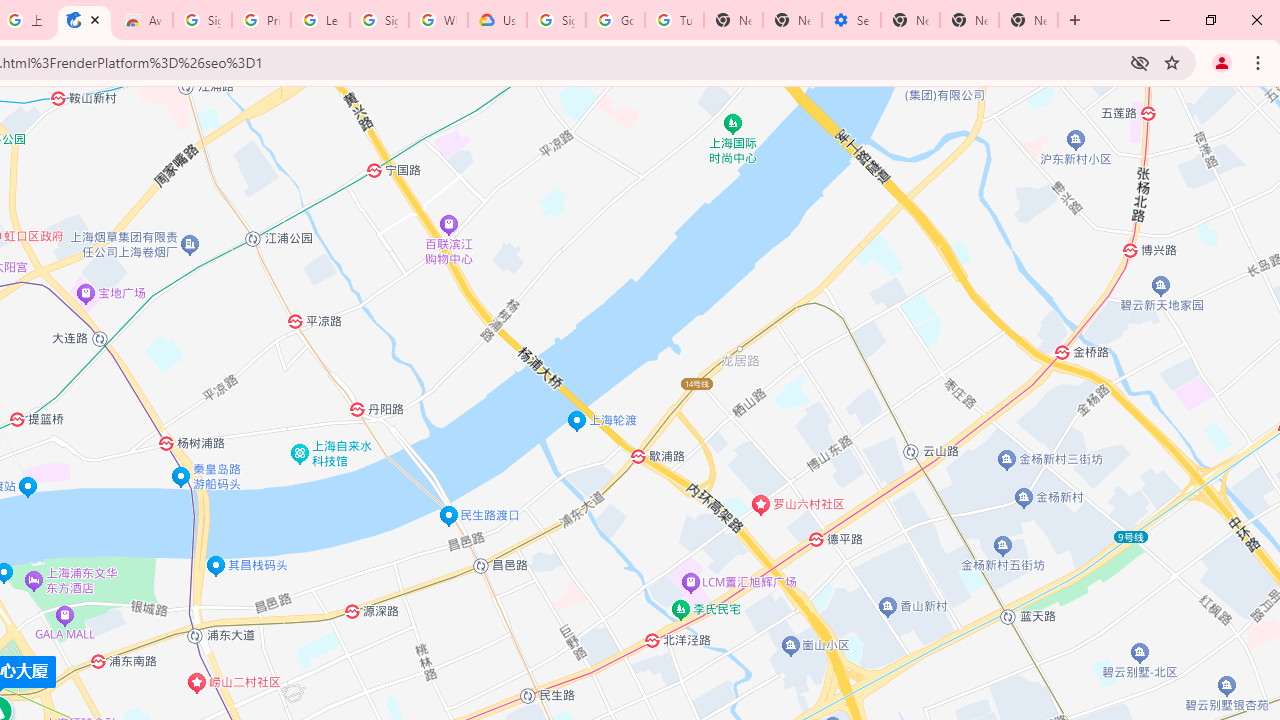 The height and width of the screenshot is (720, 1280). What do you see at coordinates (142, 20) in the screenshot?
I see `'Awesome Screen Recorder & Screenshot - Chrome Web Store'` at bounding box center [142, 20].